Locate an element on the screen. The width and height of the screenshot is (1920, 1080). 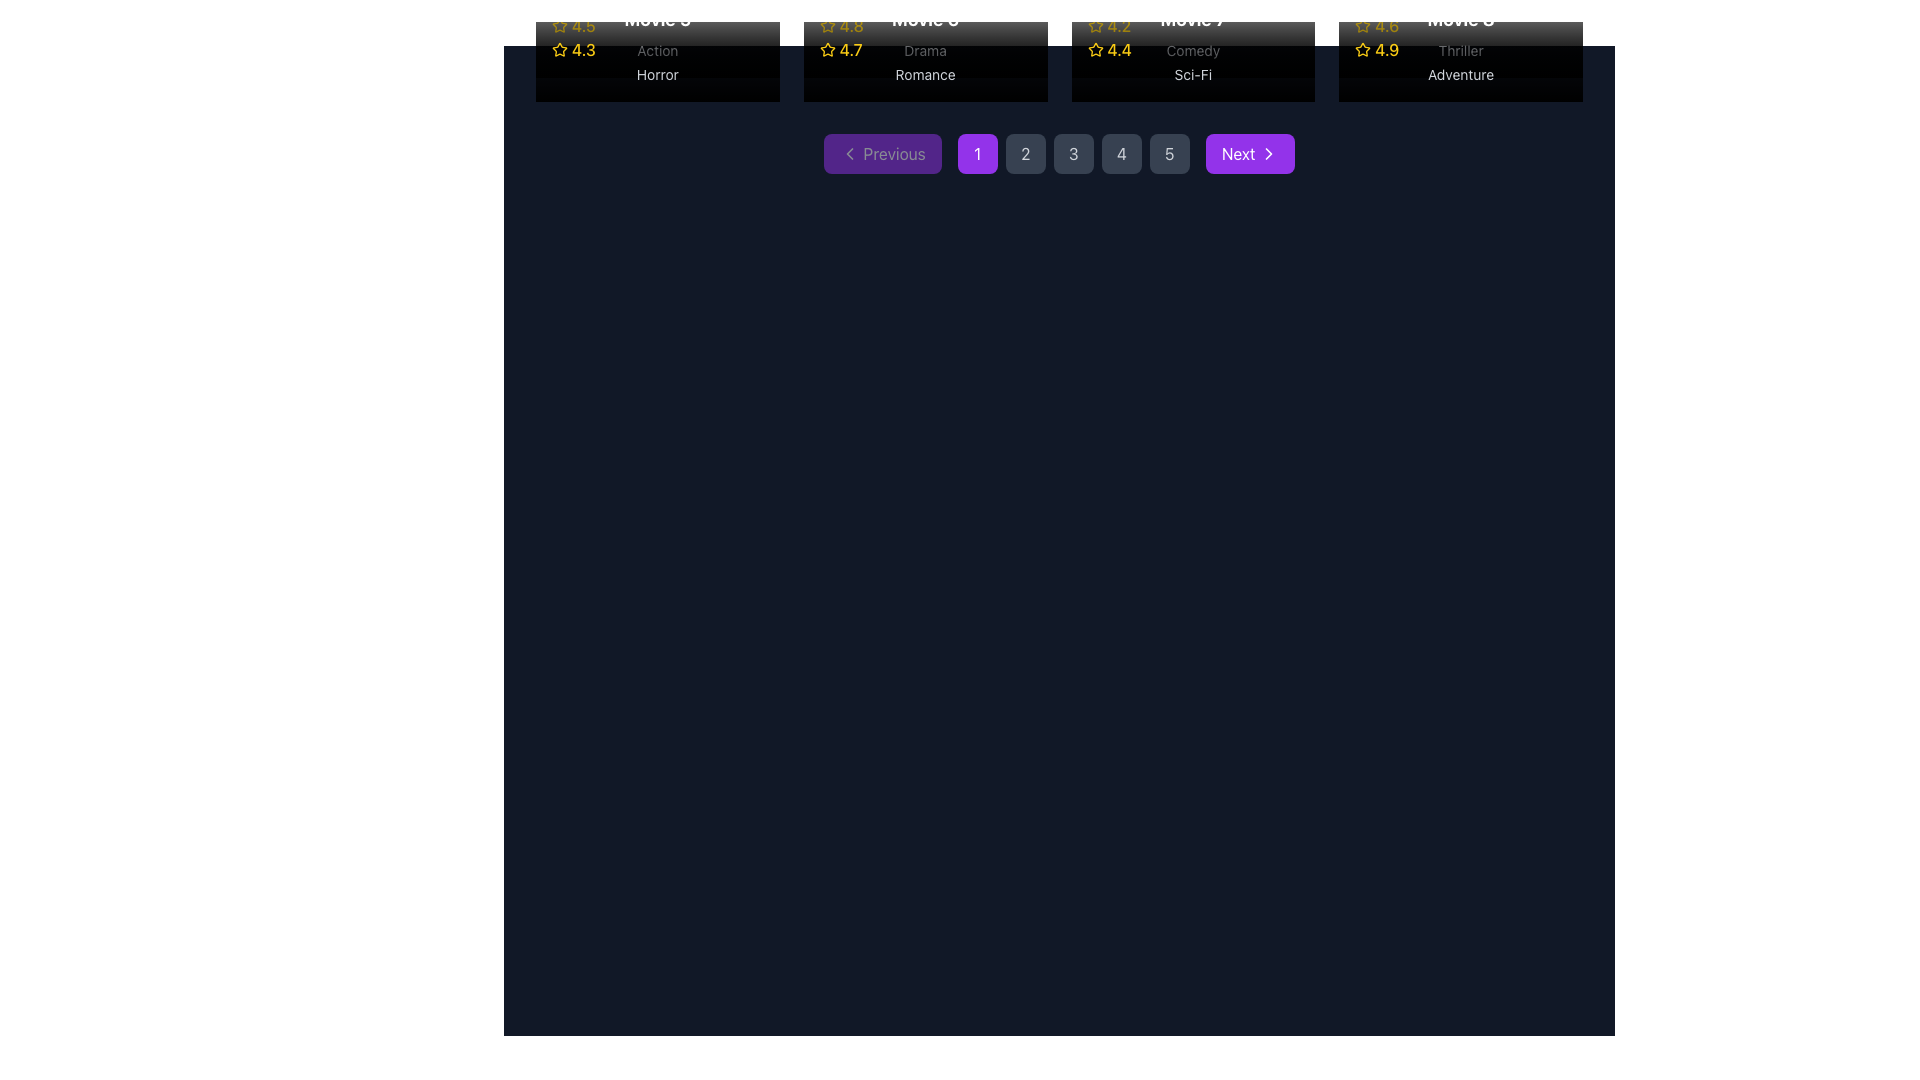
numeric rating value '4.7' displayed next to the yellow star icon, which indicates the average rating for the associated movie is located at coordinates (851, 49).